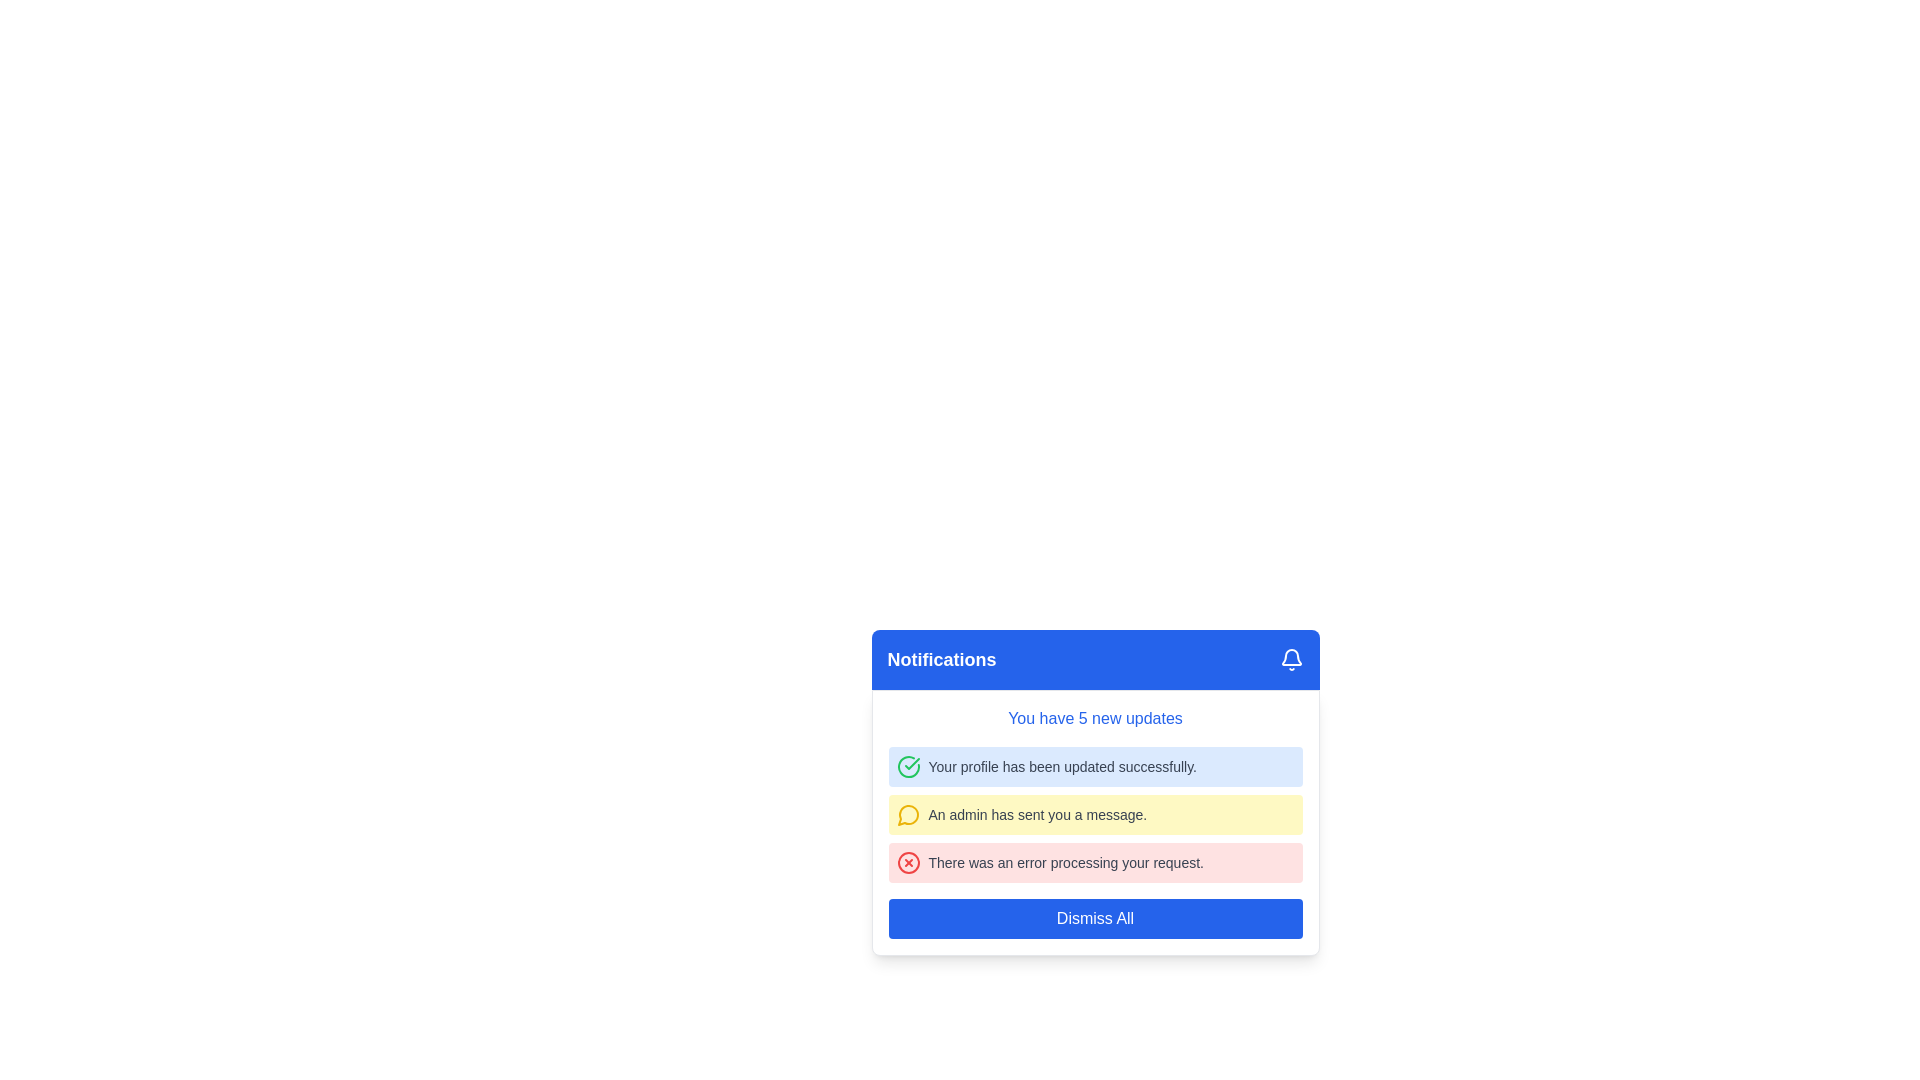 Image resolution: width=1920 pixels, height=1080 pixels. I want to click on the green checkmark icon in the notification panel indicating that the profile has been updated successfully, so click(907, 766).